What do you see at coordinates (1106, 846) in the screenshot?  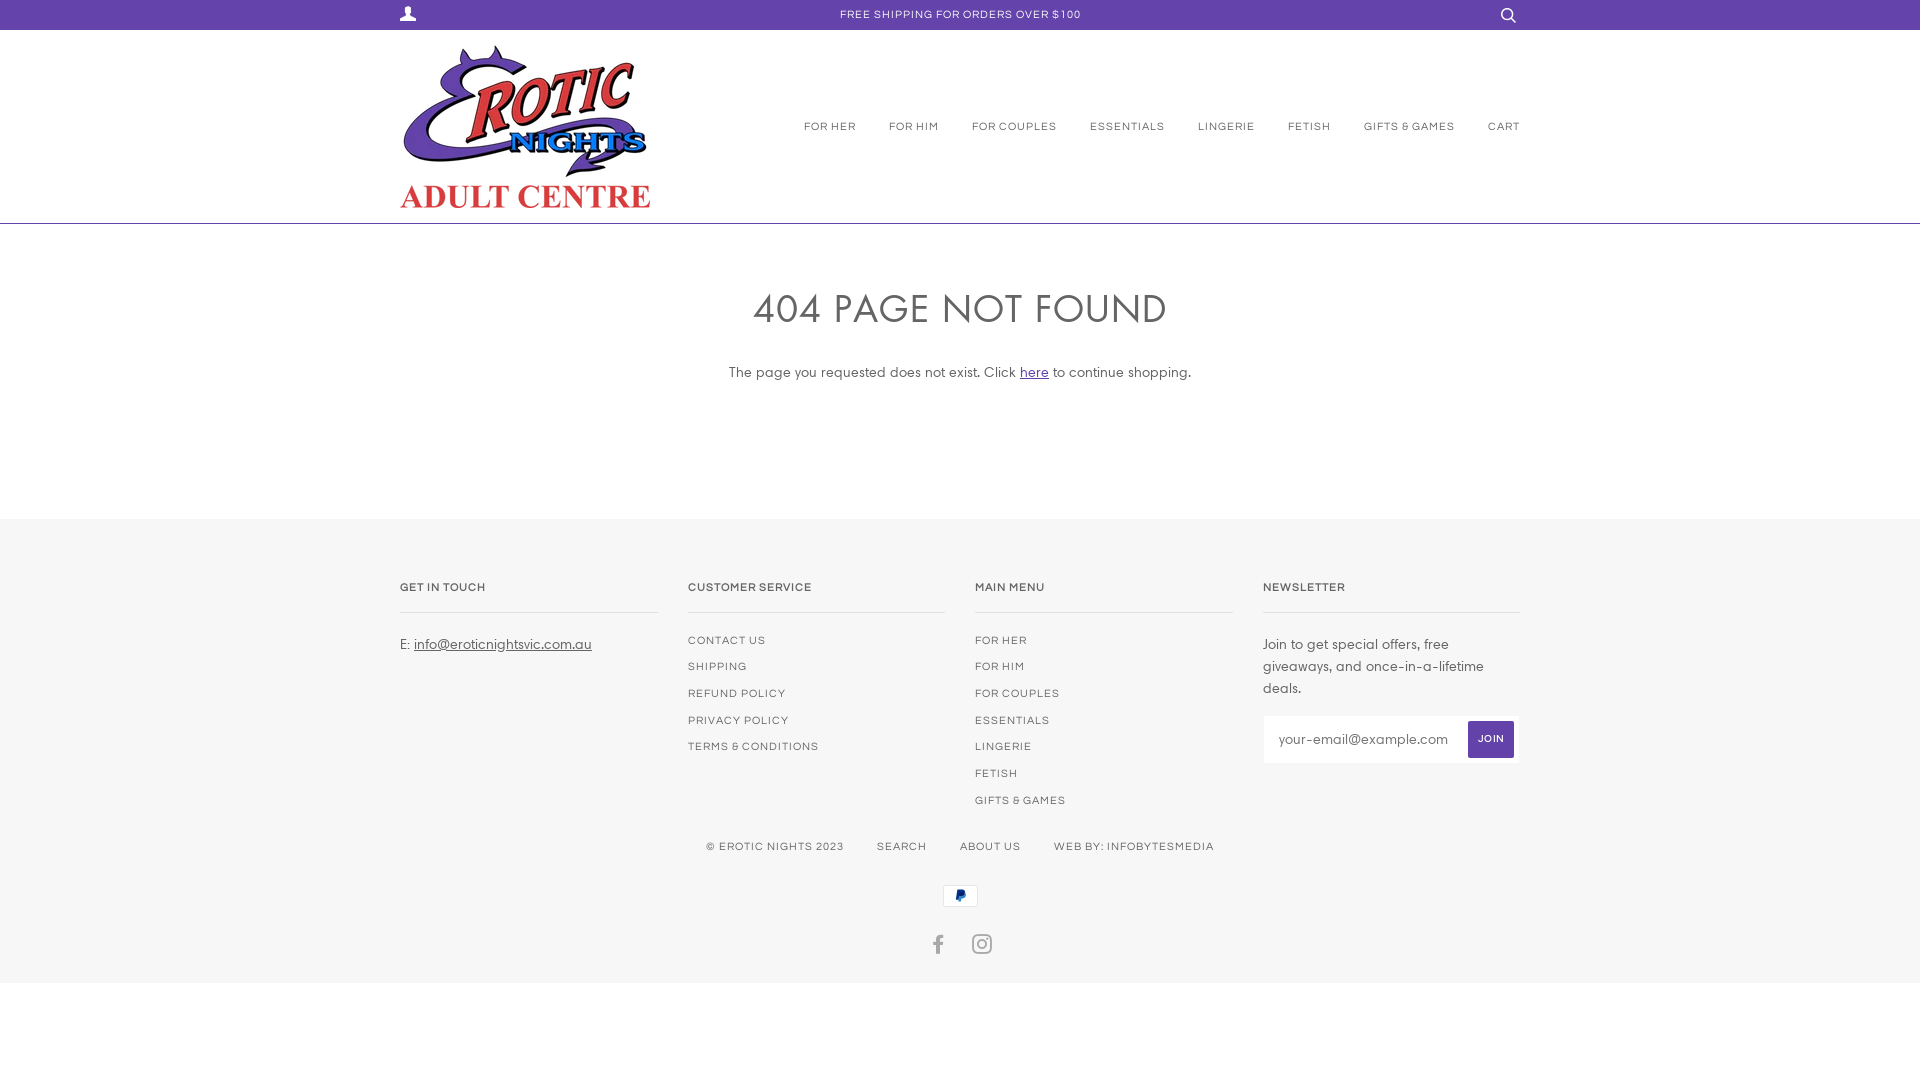 I see `'INFOBYTESMEDIA'` at bounding box center [1106, 846].